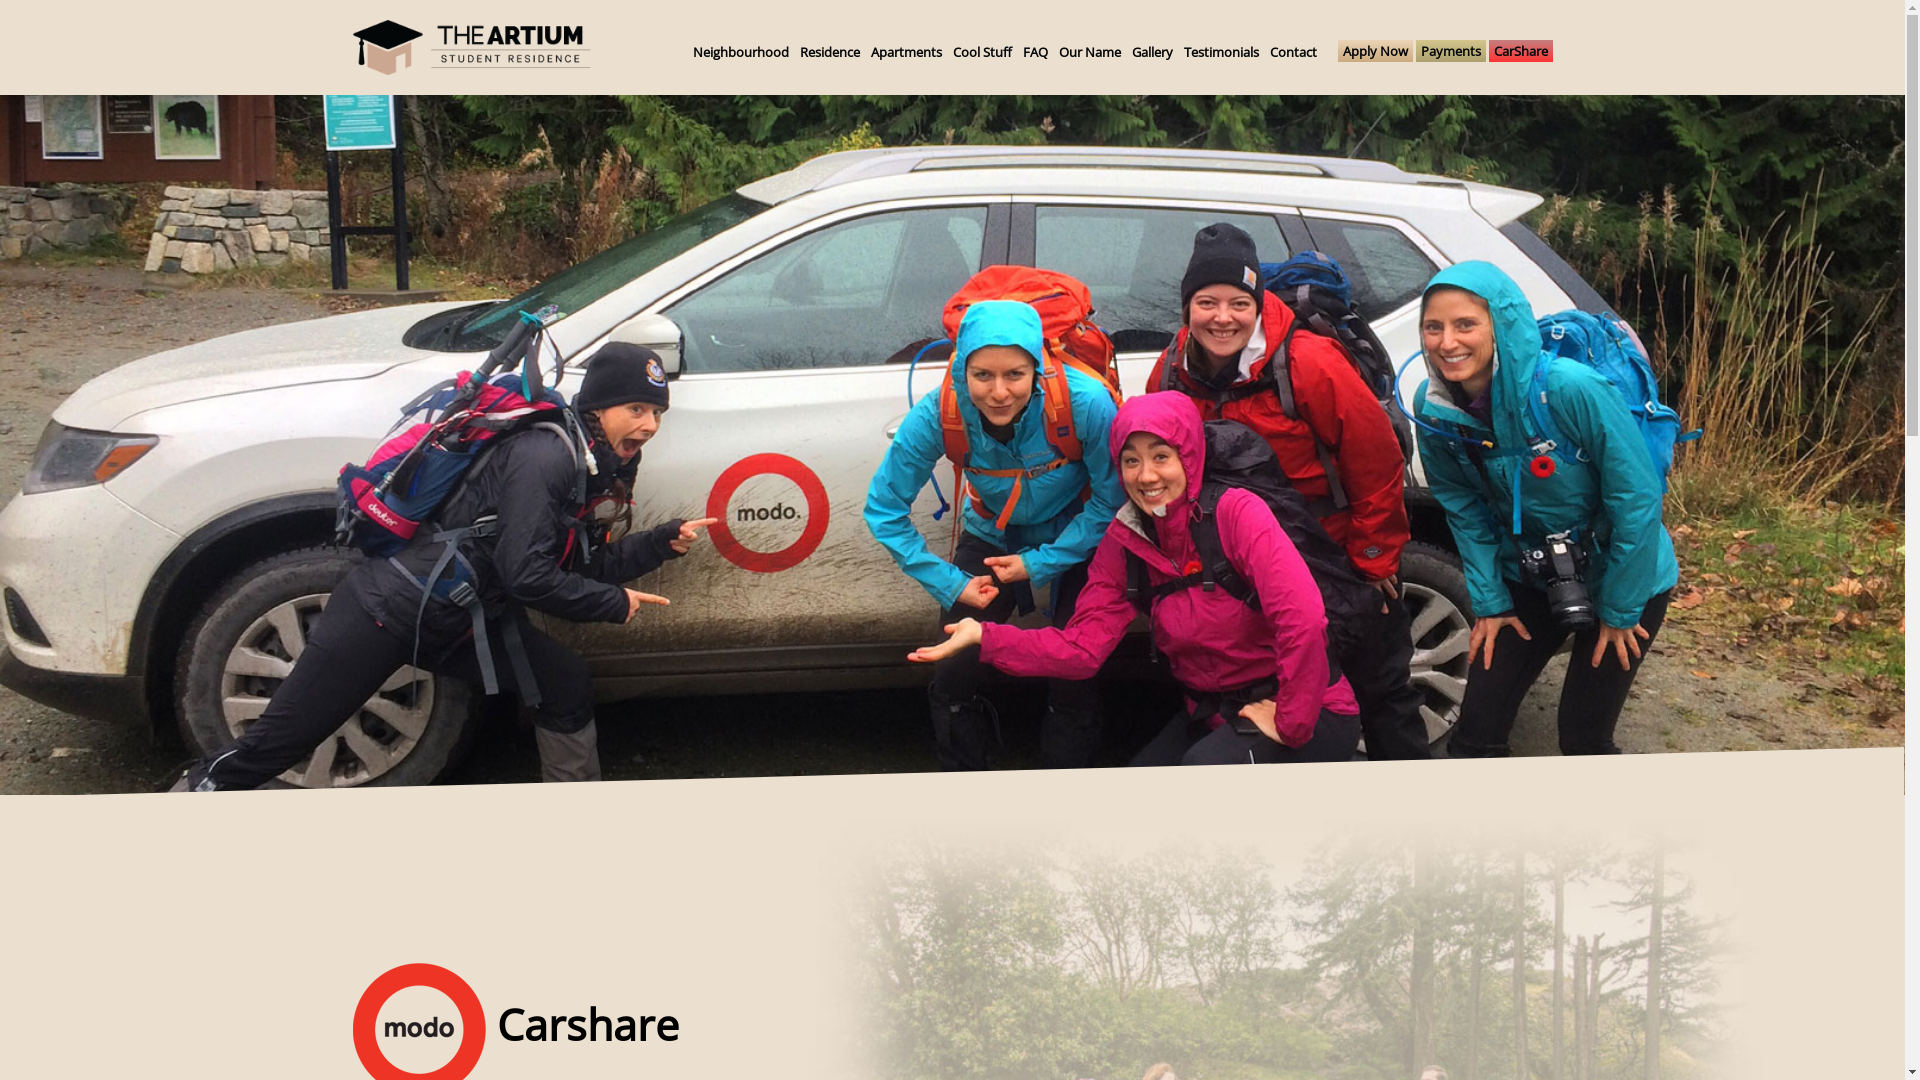 Image resolution: width=1920 pixels, height=1080 pixels. I want to click on 'FAQ', so click(1034, 50).